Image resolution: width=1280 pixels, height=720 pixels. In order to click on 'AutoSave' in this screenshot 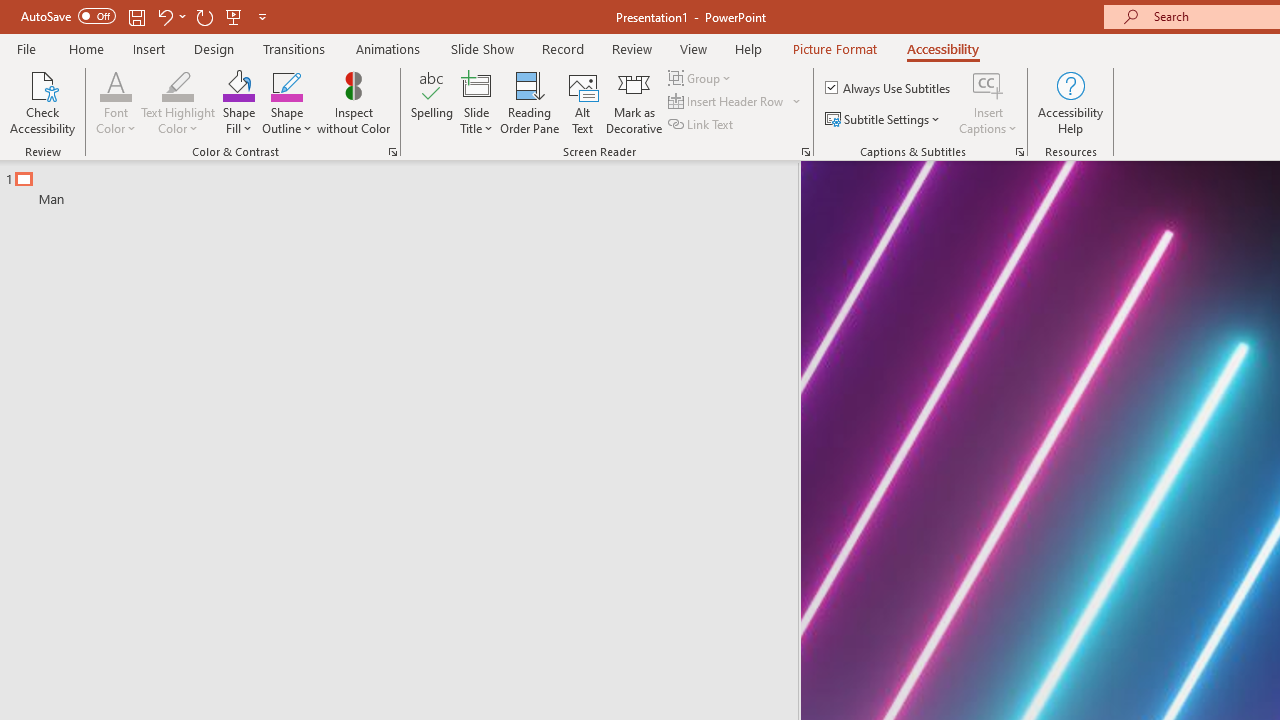, I will do `click(68, 16)`.